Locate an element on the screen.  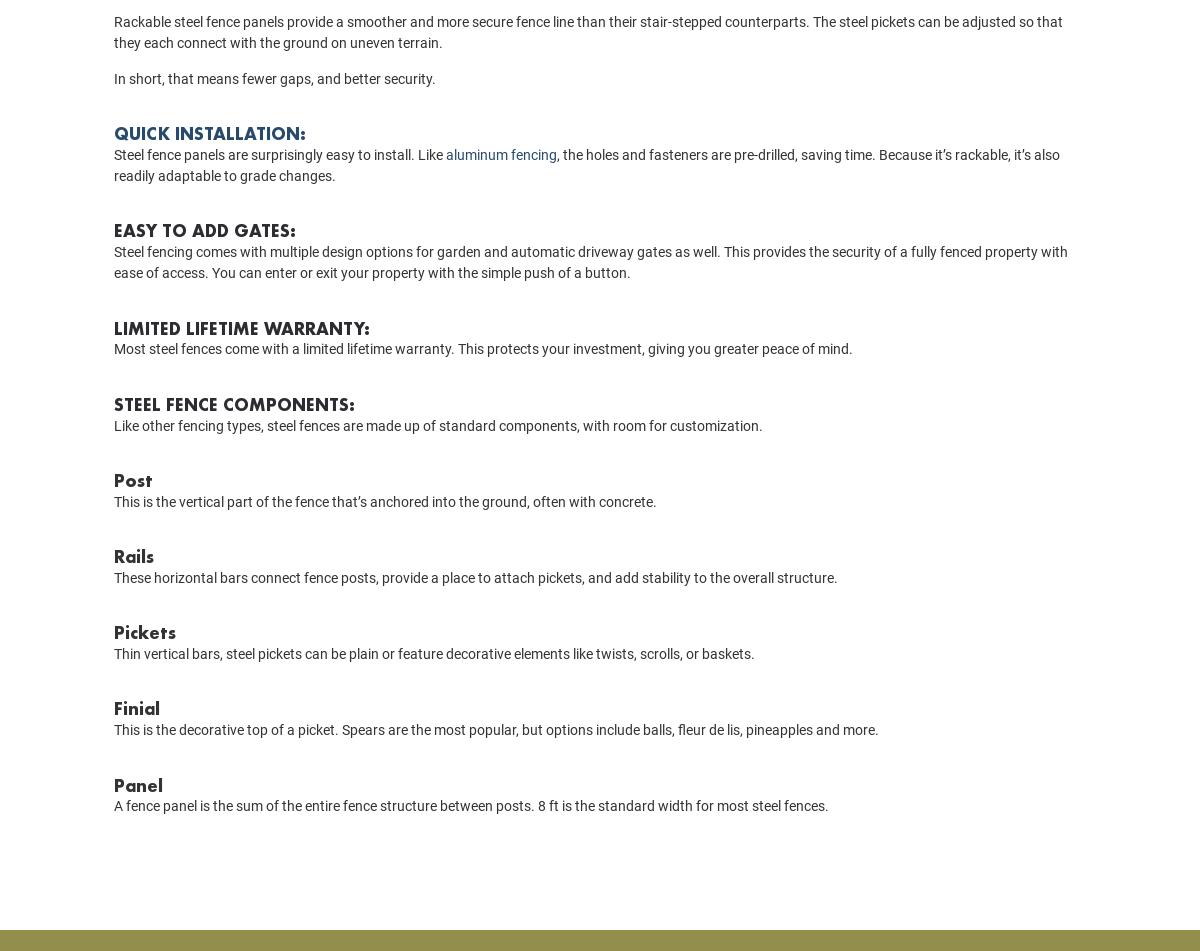
'Rackable steel fence panels provide a smoother and more secure fence line than their stair-stepped counterparts. The steel pickets can be adjusted so that they each connect with the ground on uneven terrain.' is located at coordinates (587, 61).